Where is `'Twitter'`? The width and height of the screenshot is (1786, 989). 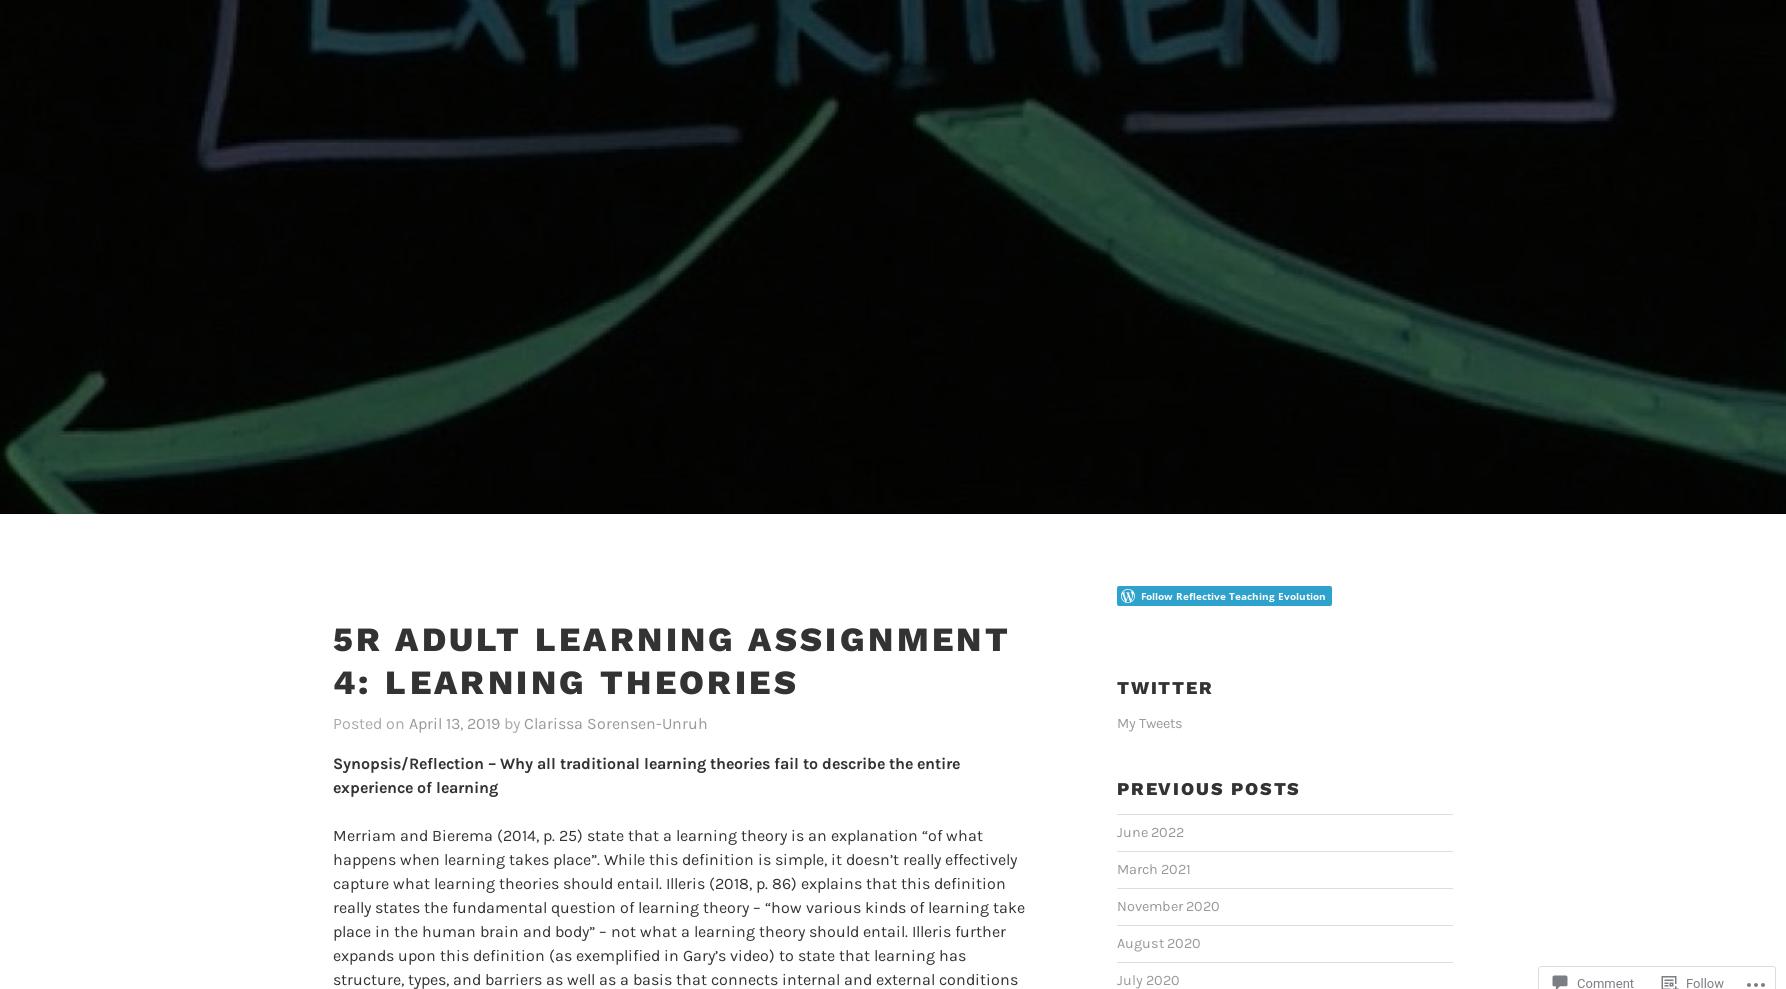
'Twitter' is located at coordinates (1164, 655).